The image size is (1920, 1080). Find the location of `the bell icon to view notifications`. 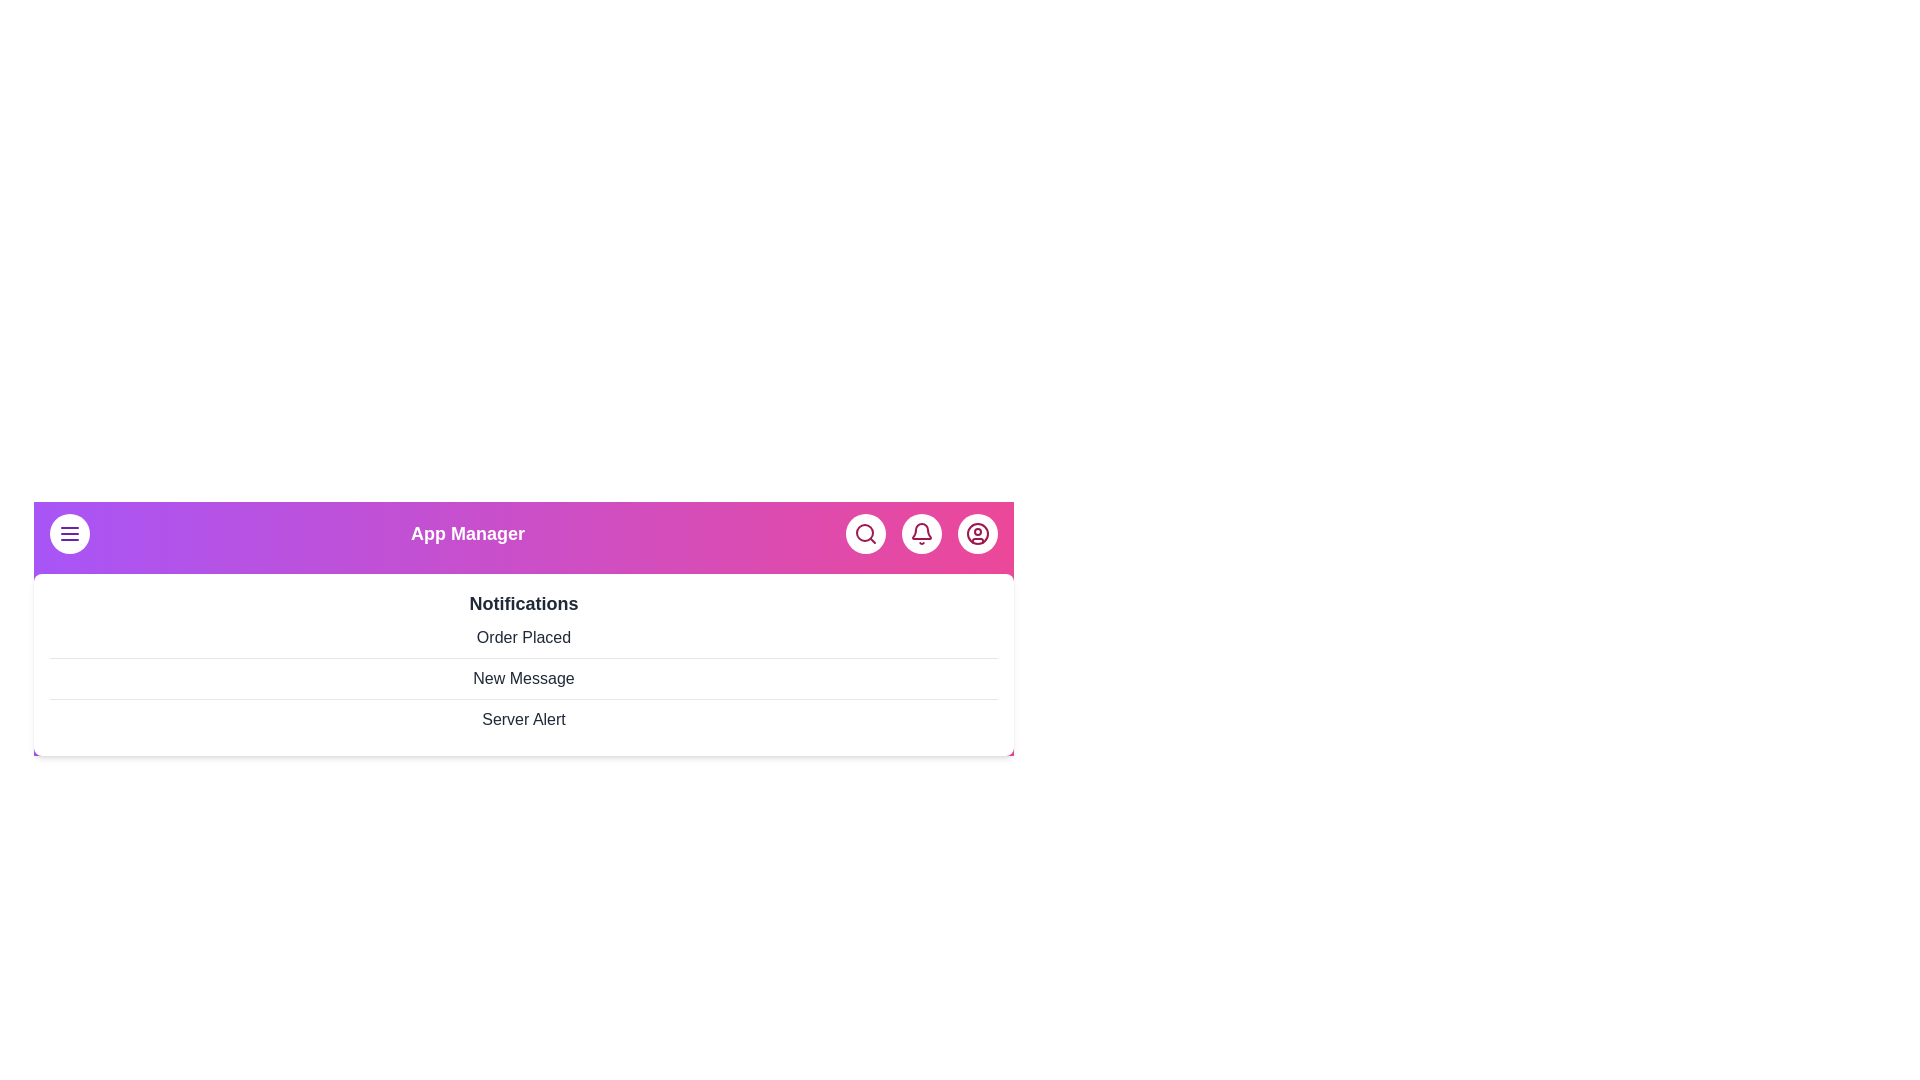

the bell icon to view notifications is located at coordinates (920, 532).